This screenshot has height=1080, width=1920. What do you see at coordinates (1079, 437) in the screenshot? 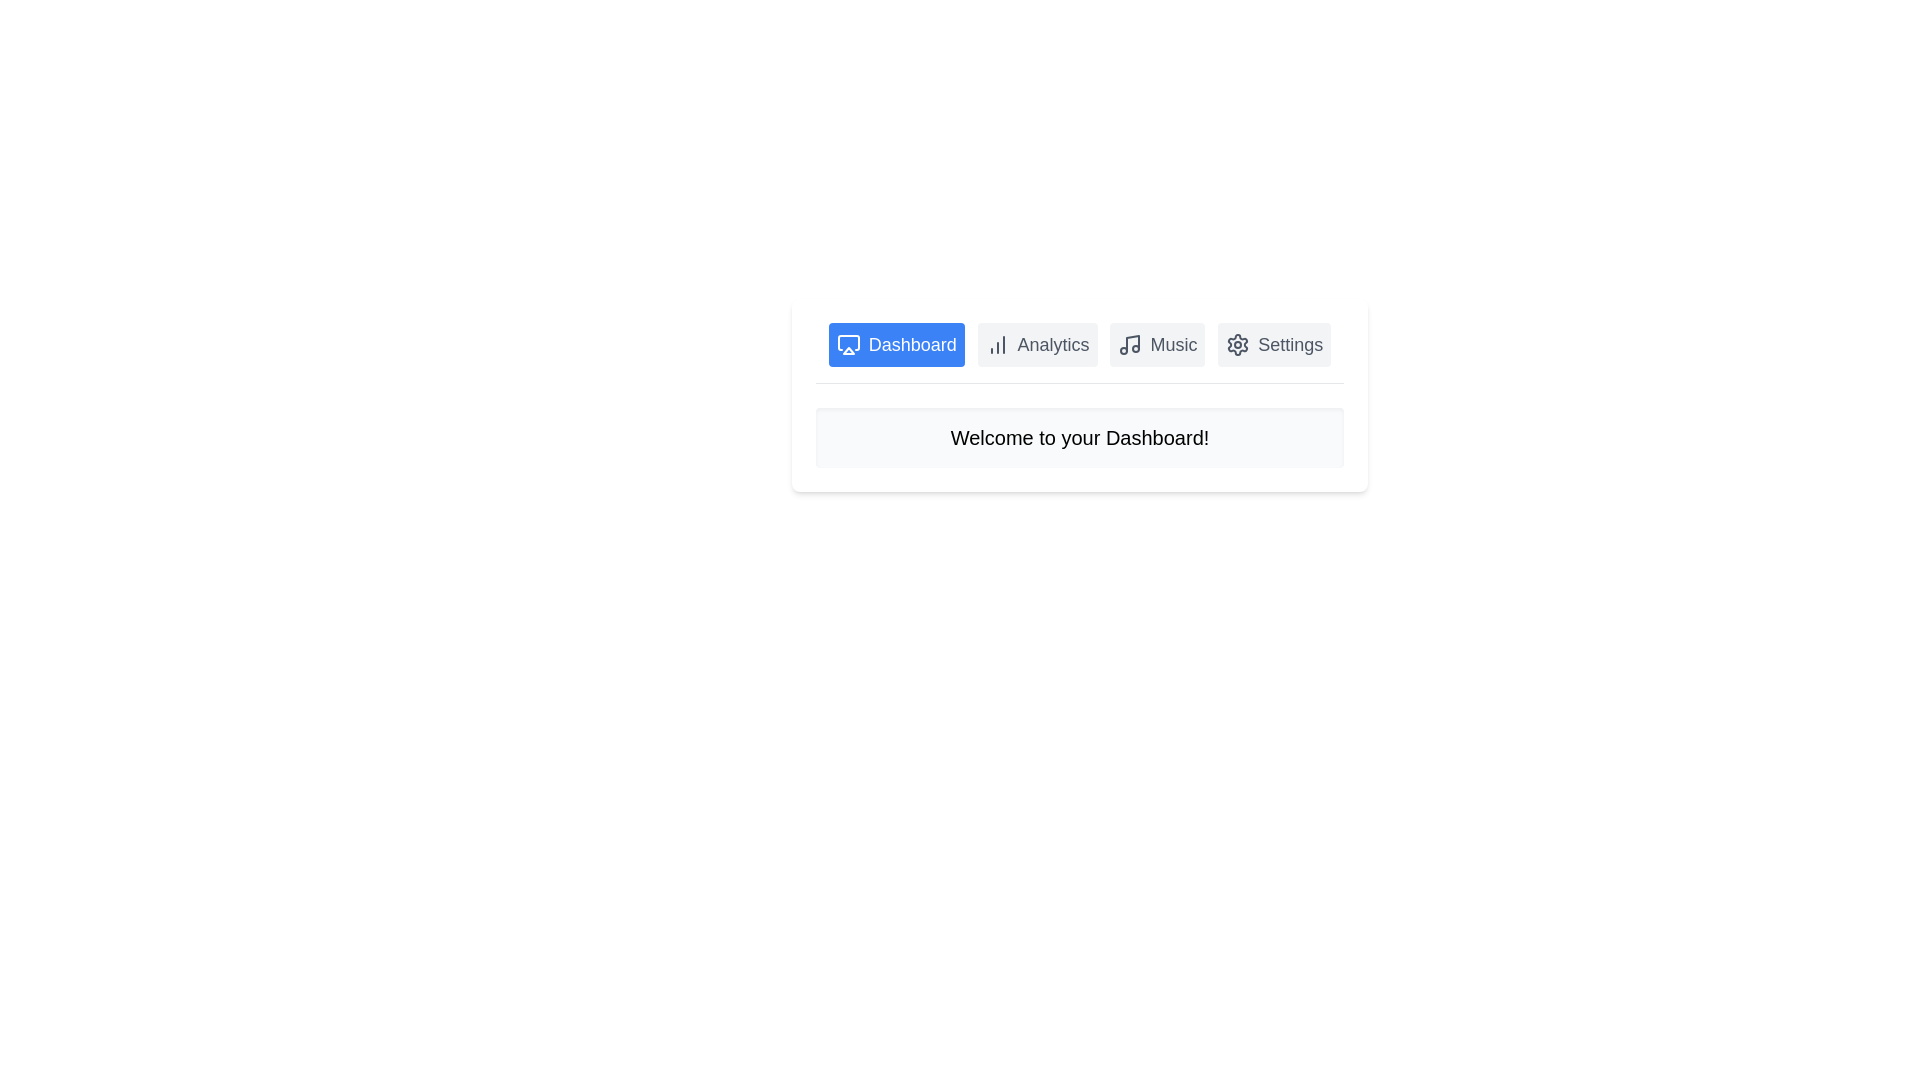
I see `the welcoming message static text element located below the navigation buttons on the dashboard` at bounding box center [1079, 437].